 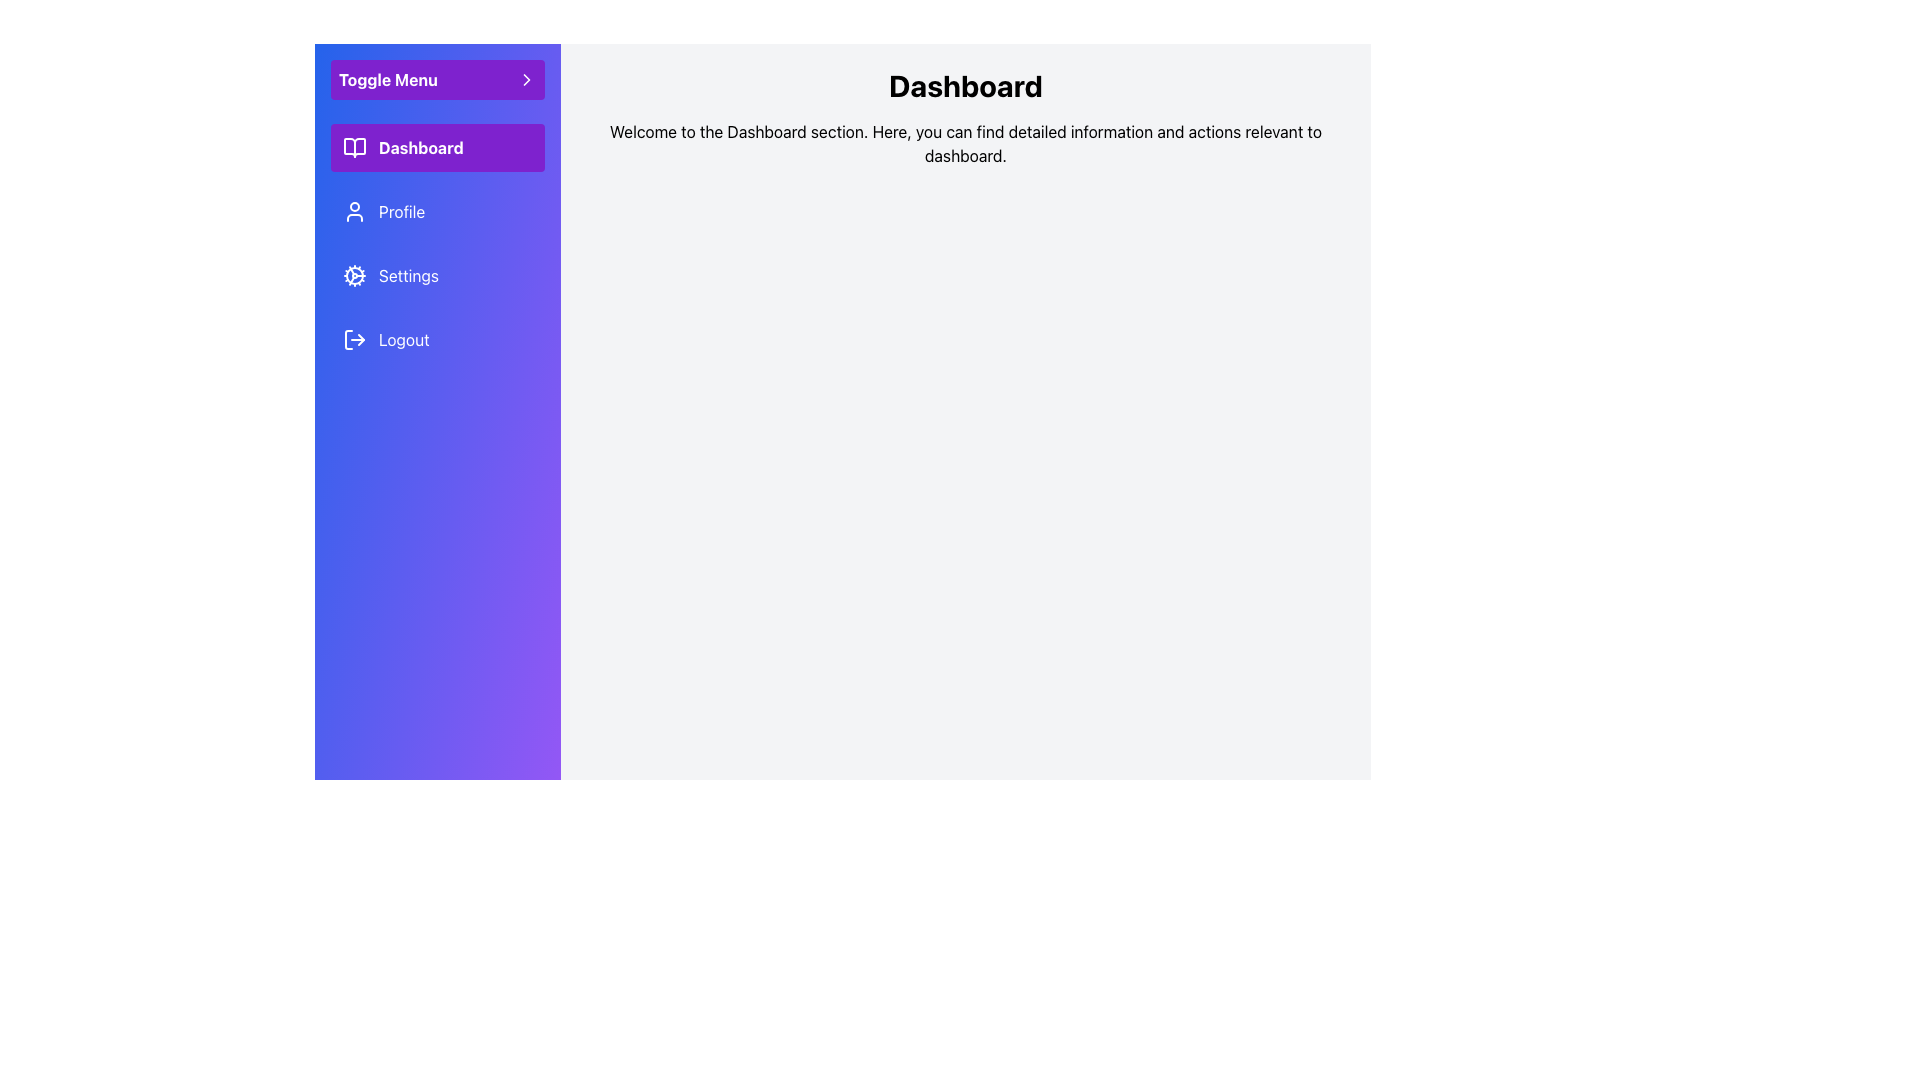 What do you see at coordinates (388, 79) in the screenshot?
I see `the text label positioned near the top of the vertical sidebar, above options like 'Dashboard' and 'Profile', which is part of a control group with an arrow icon indicating expandability` at bounding box center [388, 79].